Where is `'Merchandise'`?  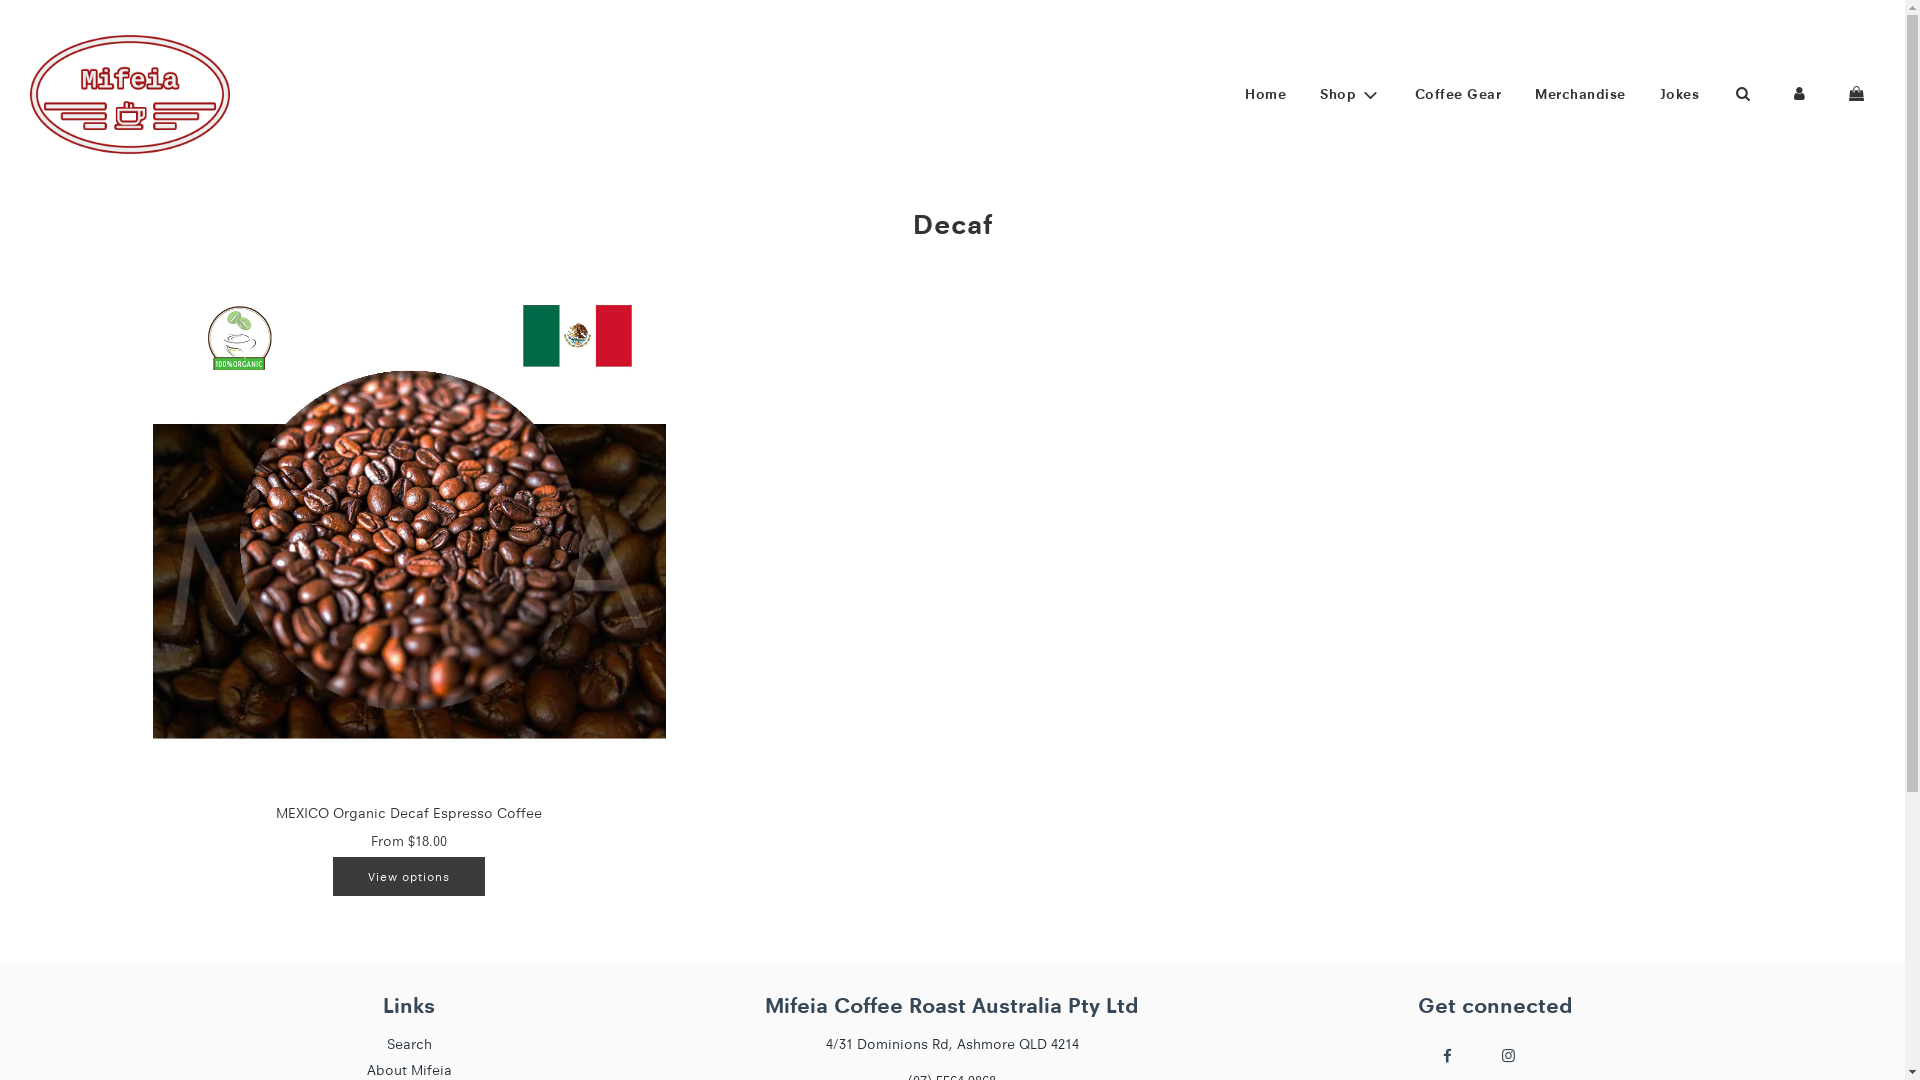
'Merchandise' is located at coordinates (1579, 93).